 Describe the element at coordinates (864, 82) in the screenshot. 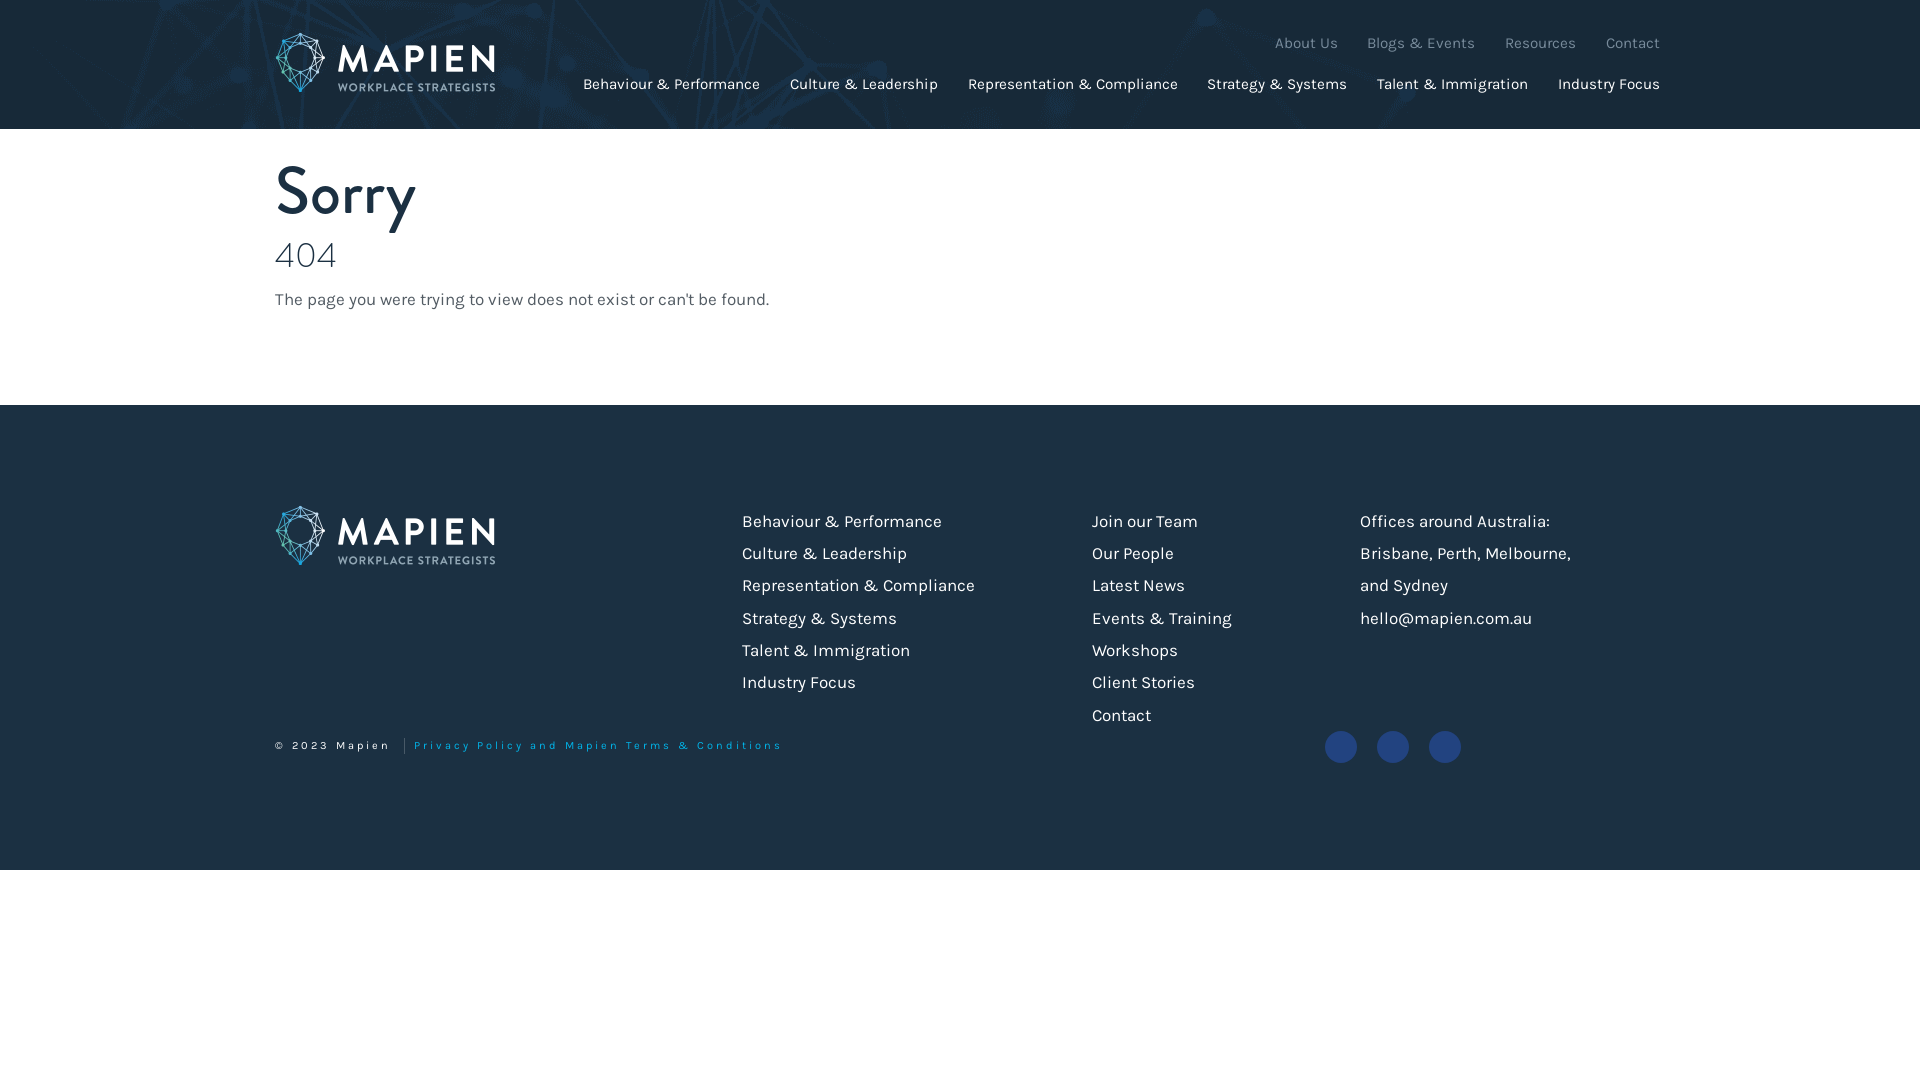

I see `'Culture & Leadership'` at that location.